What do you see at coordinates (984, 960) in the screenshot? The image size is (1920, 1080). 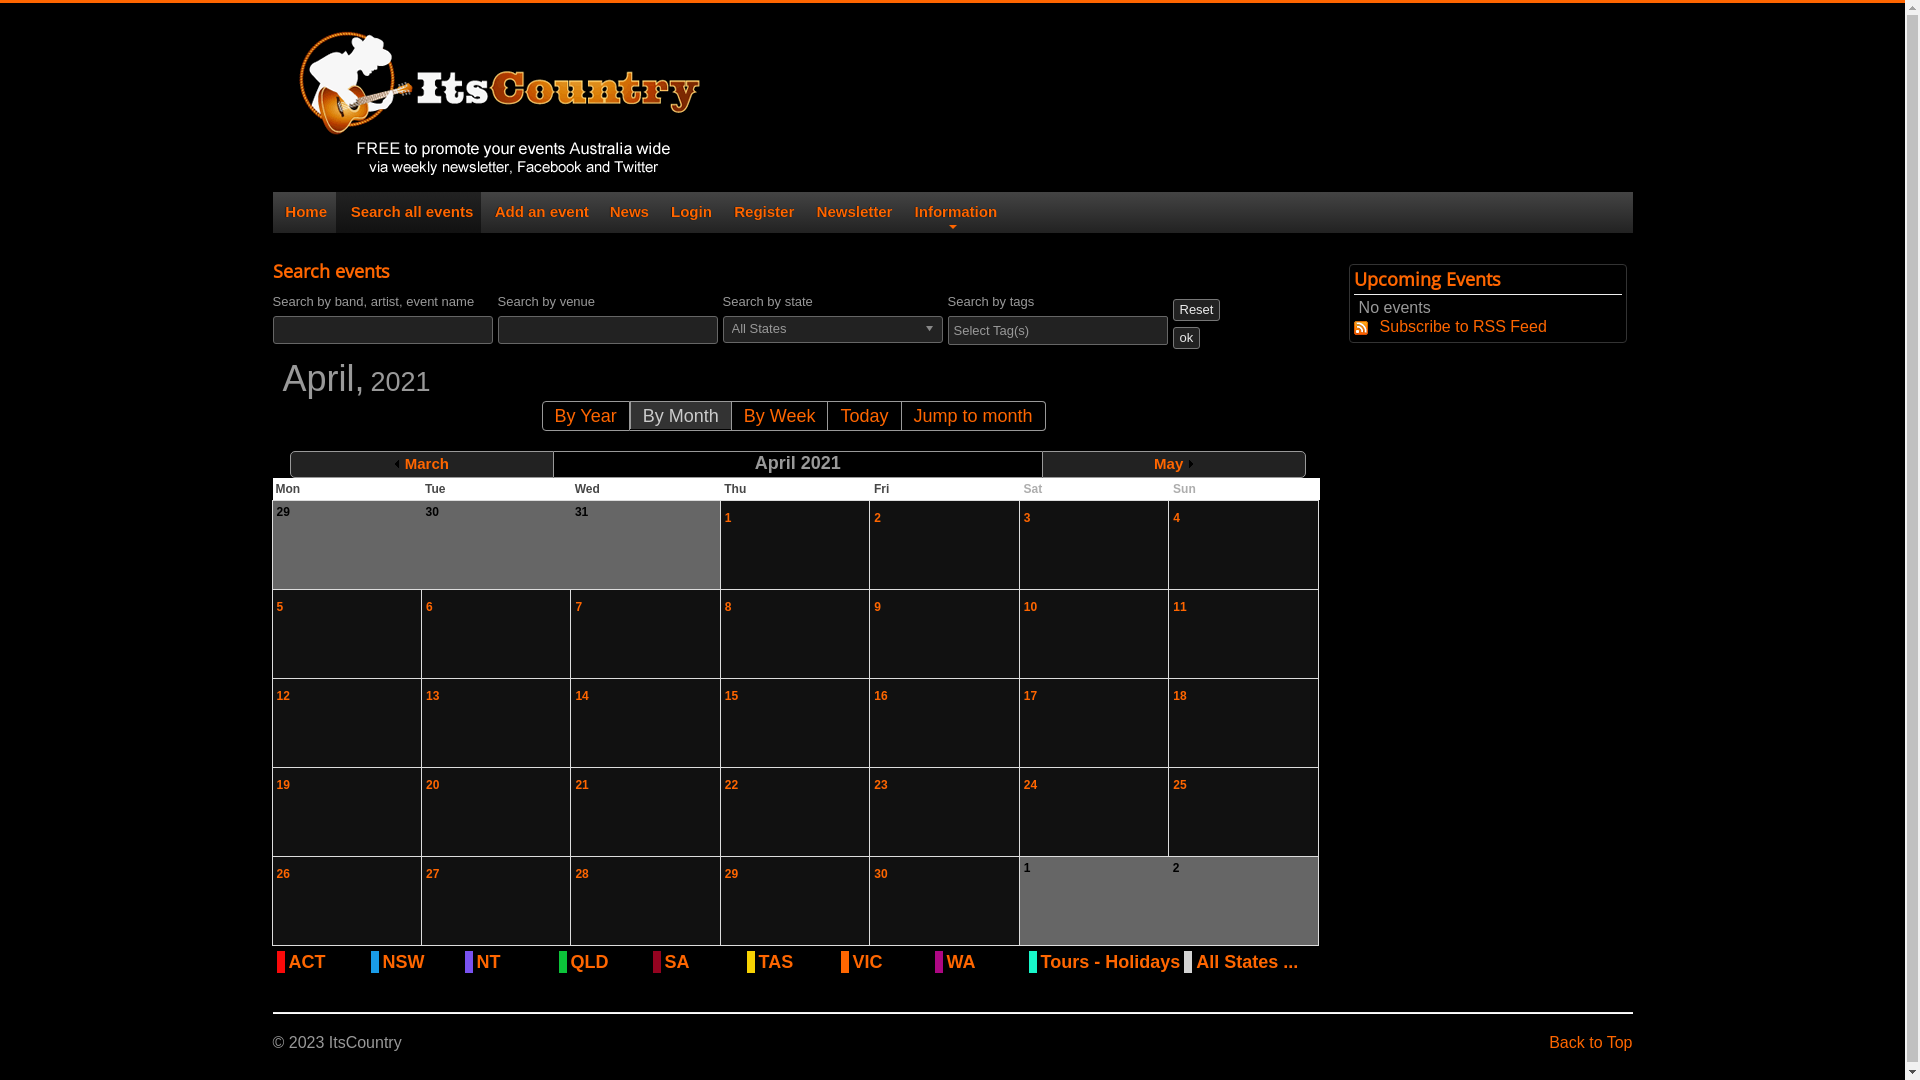 I see `'WA'` at bounding box center [984, 960].